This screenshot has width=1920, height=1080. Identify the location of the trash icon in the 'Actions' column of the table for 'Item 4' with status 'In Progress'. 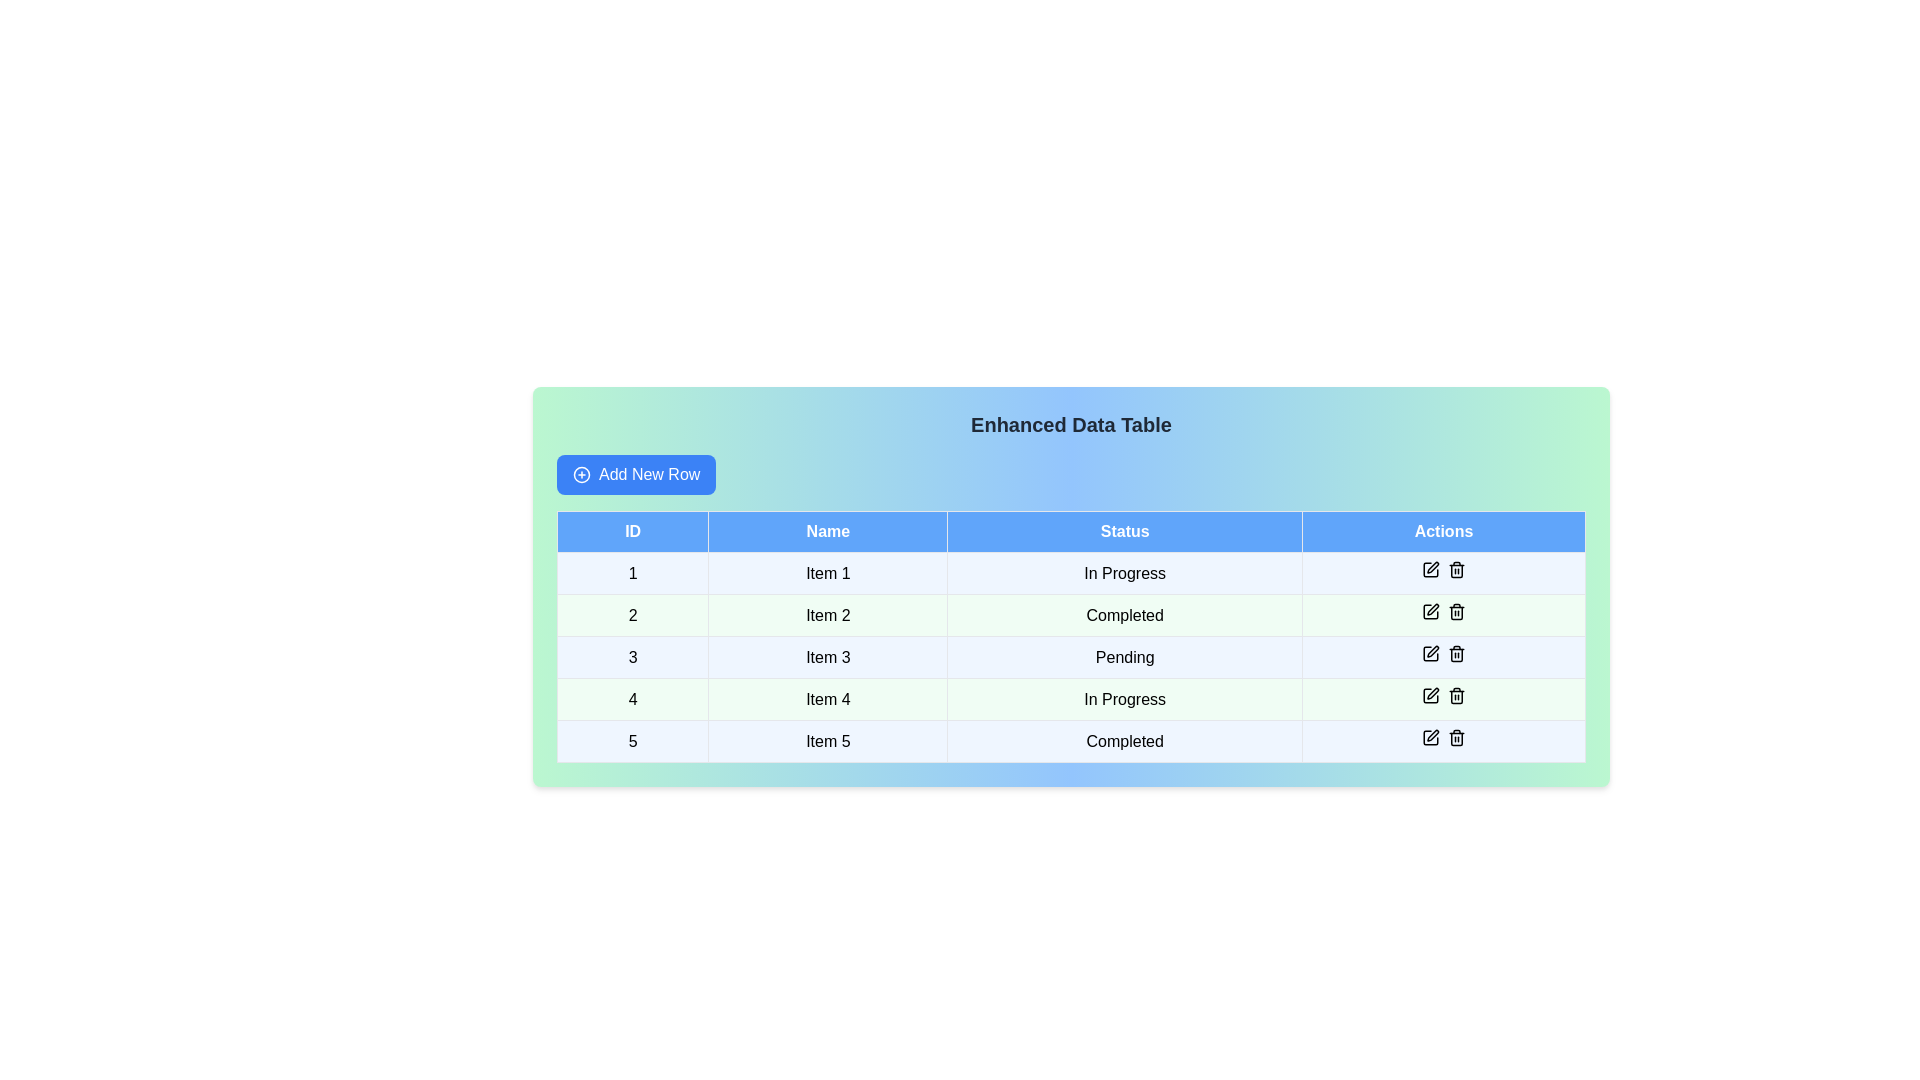
(1444, 698).